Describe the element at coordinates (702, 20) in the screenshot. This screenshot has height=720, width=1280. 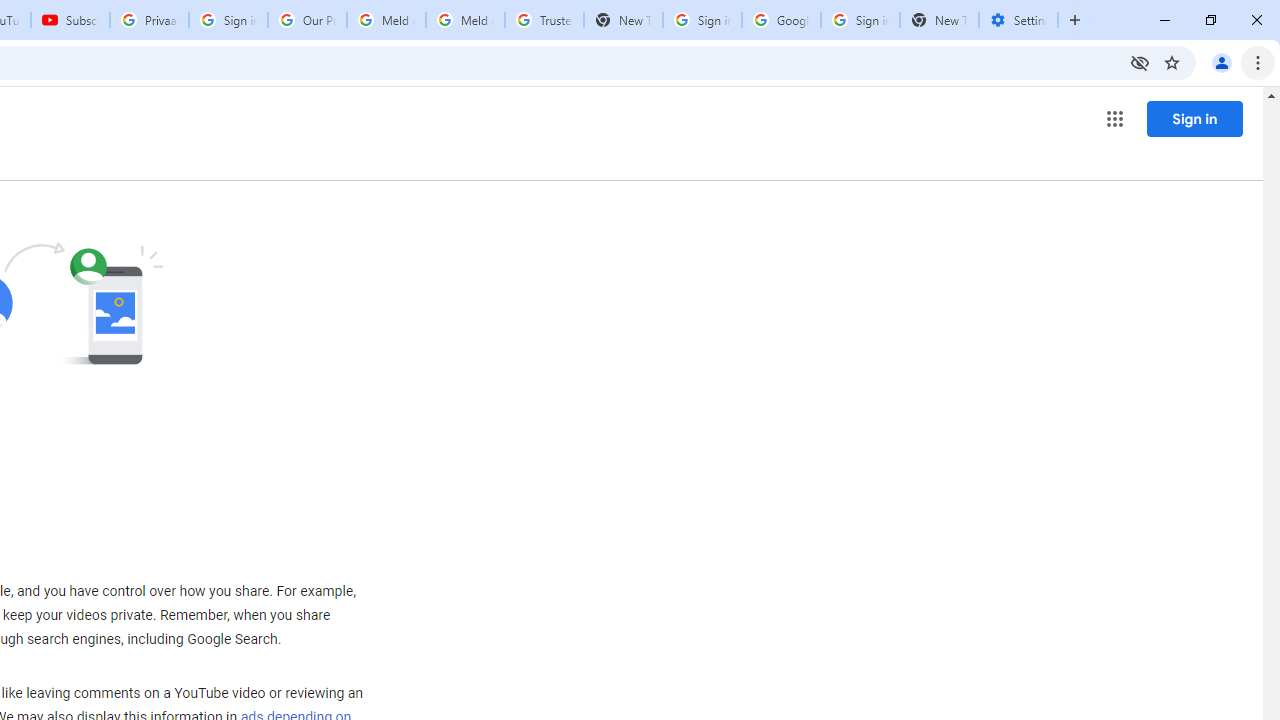
I see `'Sign in - Google Accounts'` at that location.